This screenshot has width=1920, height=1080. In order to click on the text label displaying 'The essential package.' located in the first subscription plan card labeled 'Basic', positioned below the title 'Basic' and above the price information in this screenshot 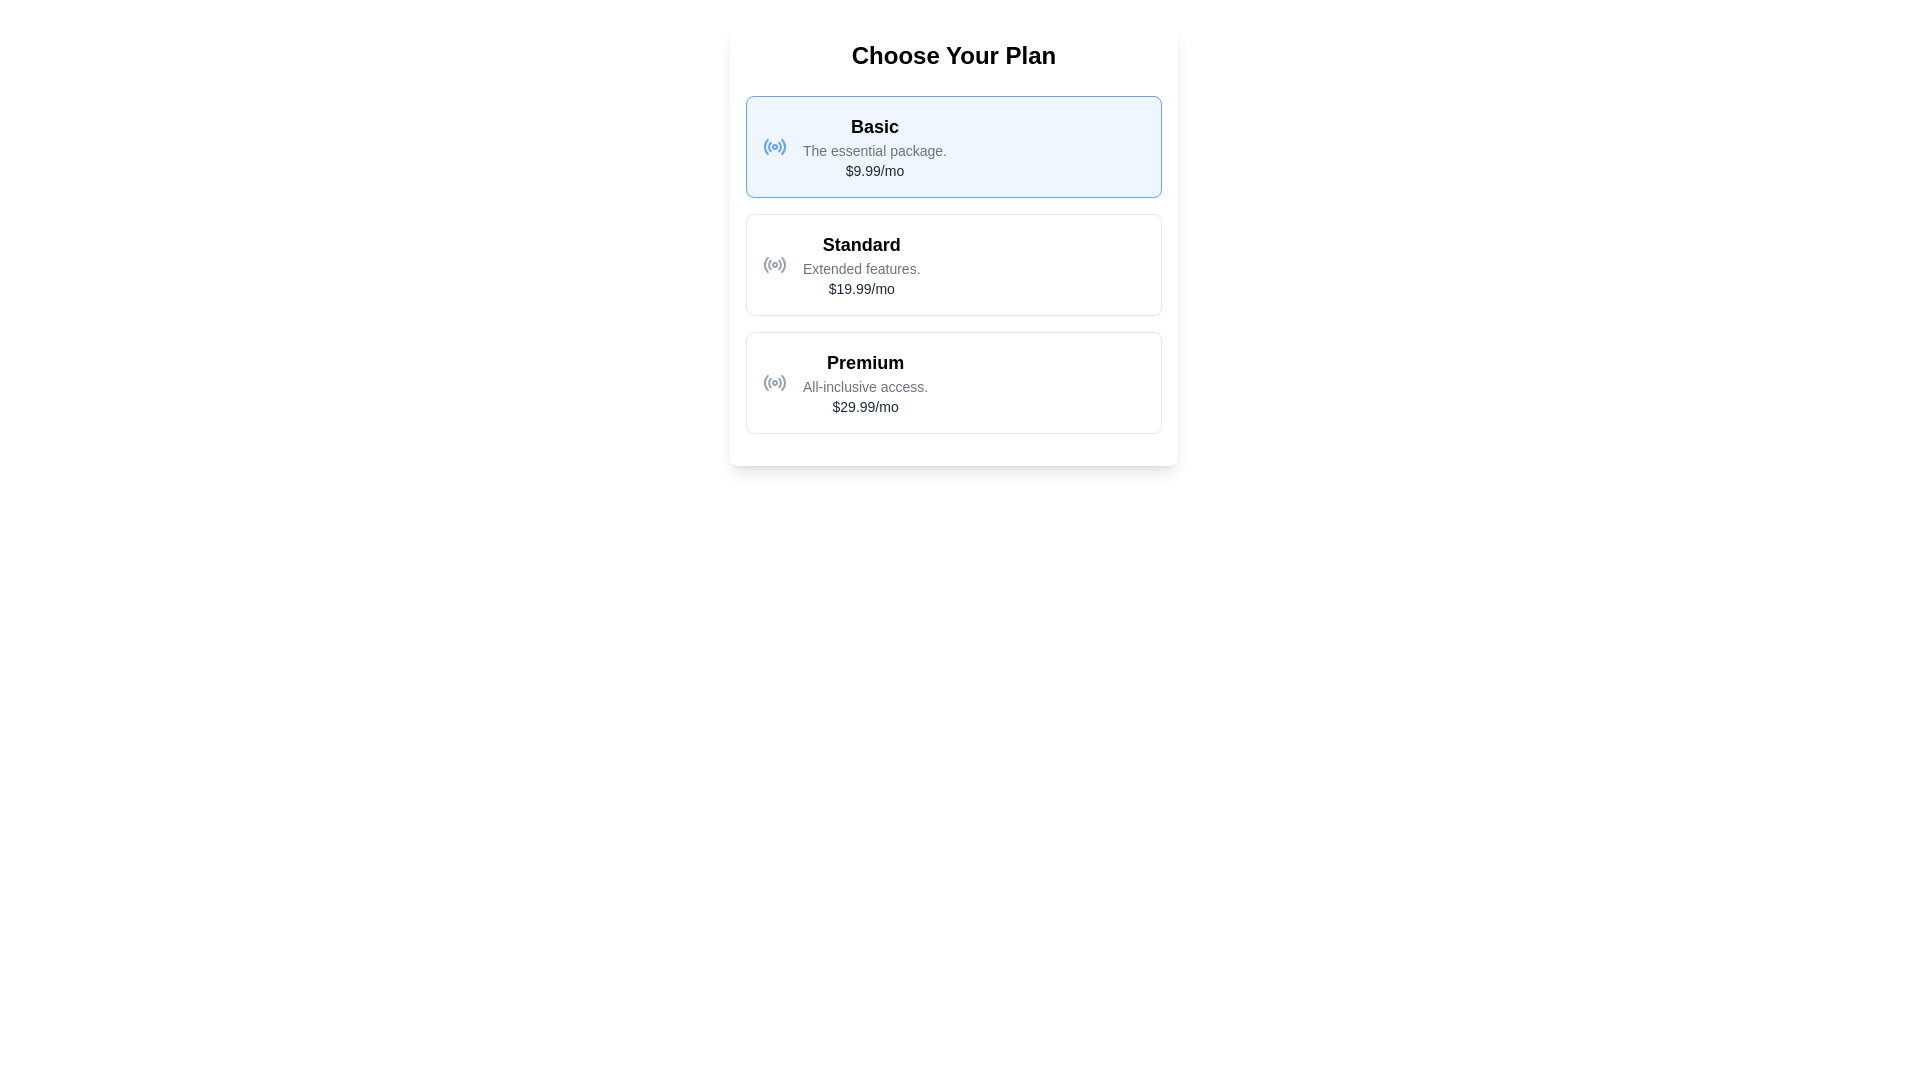, I will do `click(874, 149)`.